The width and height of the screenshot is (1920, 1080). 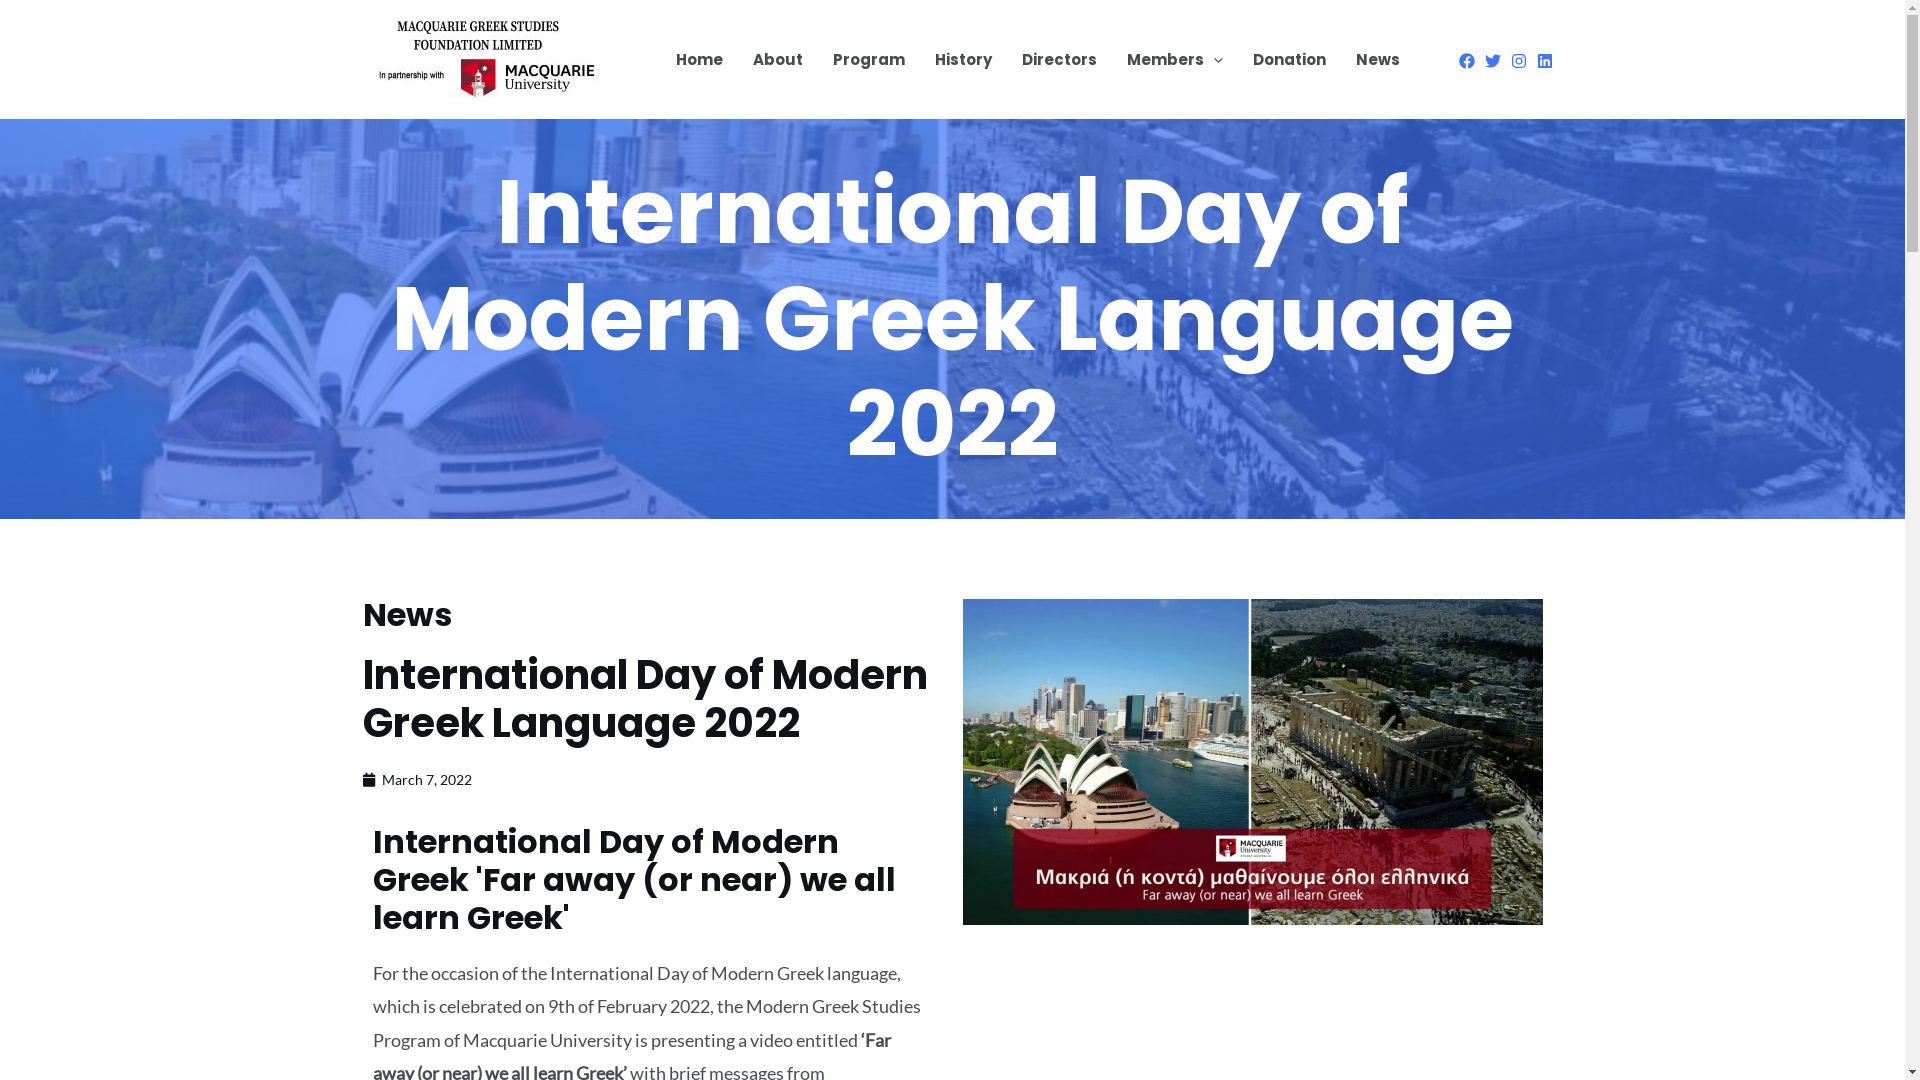 What do you see at coordinates (1057, 59) in the screenshot?
I see `'Directors'` at bounding box center [1057, 59].